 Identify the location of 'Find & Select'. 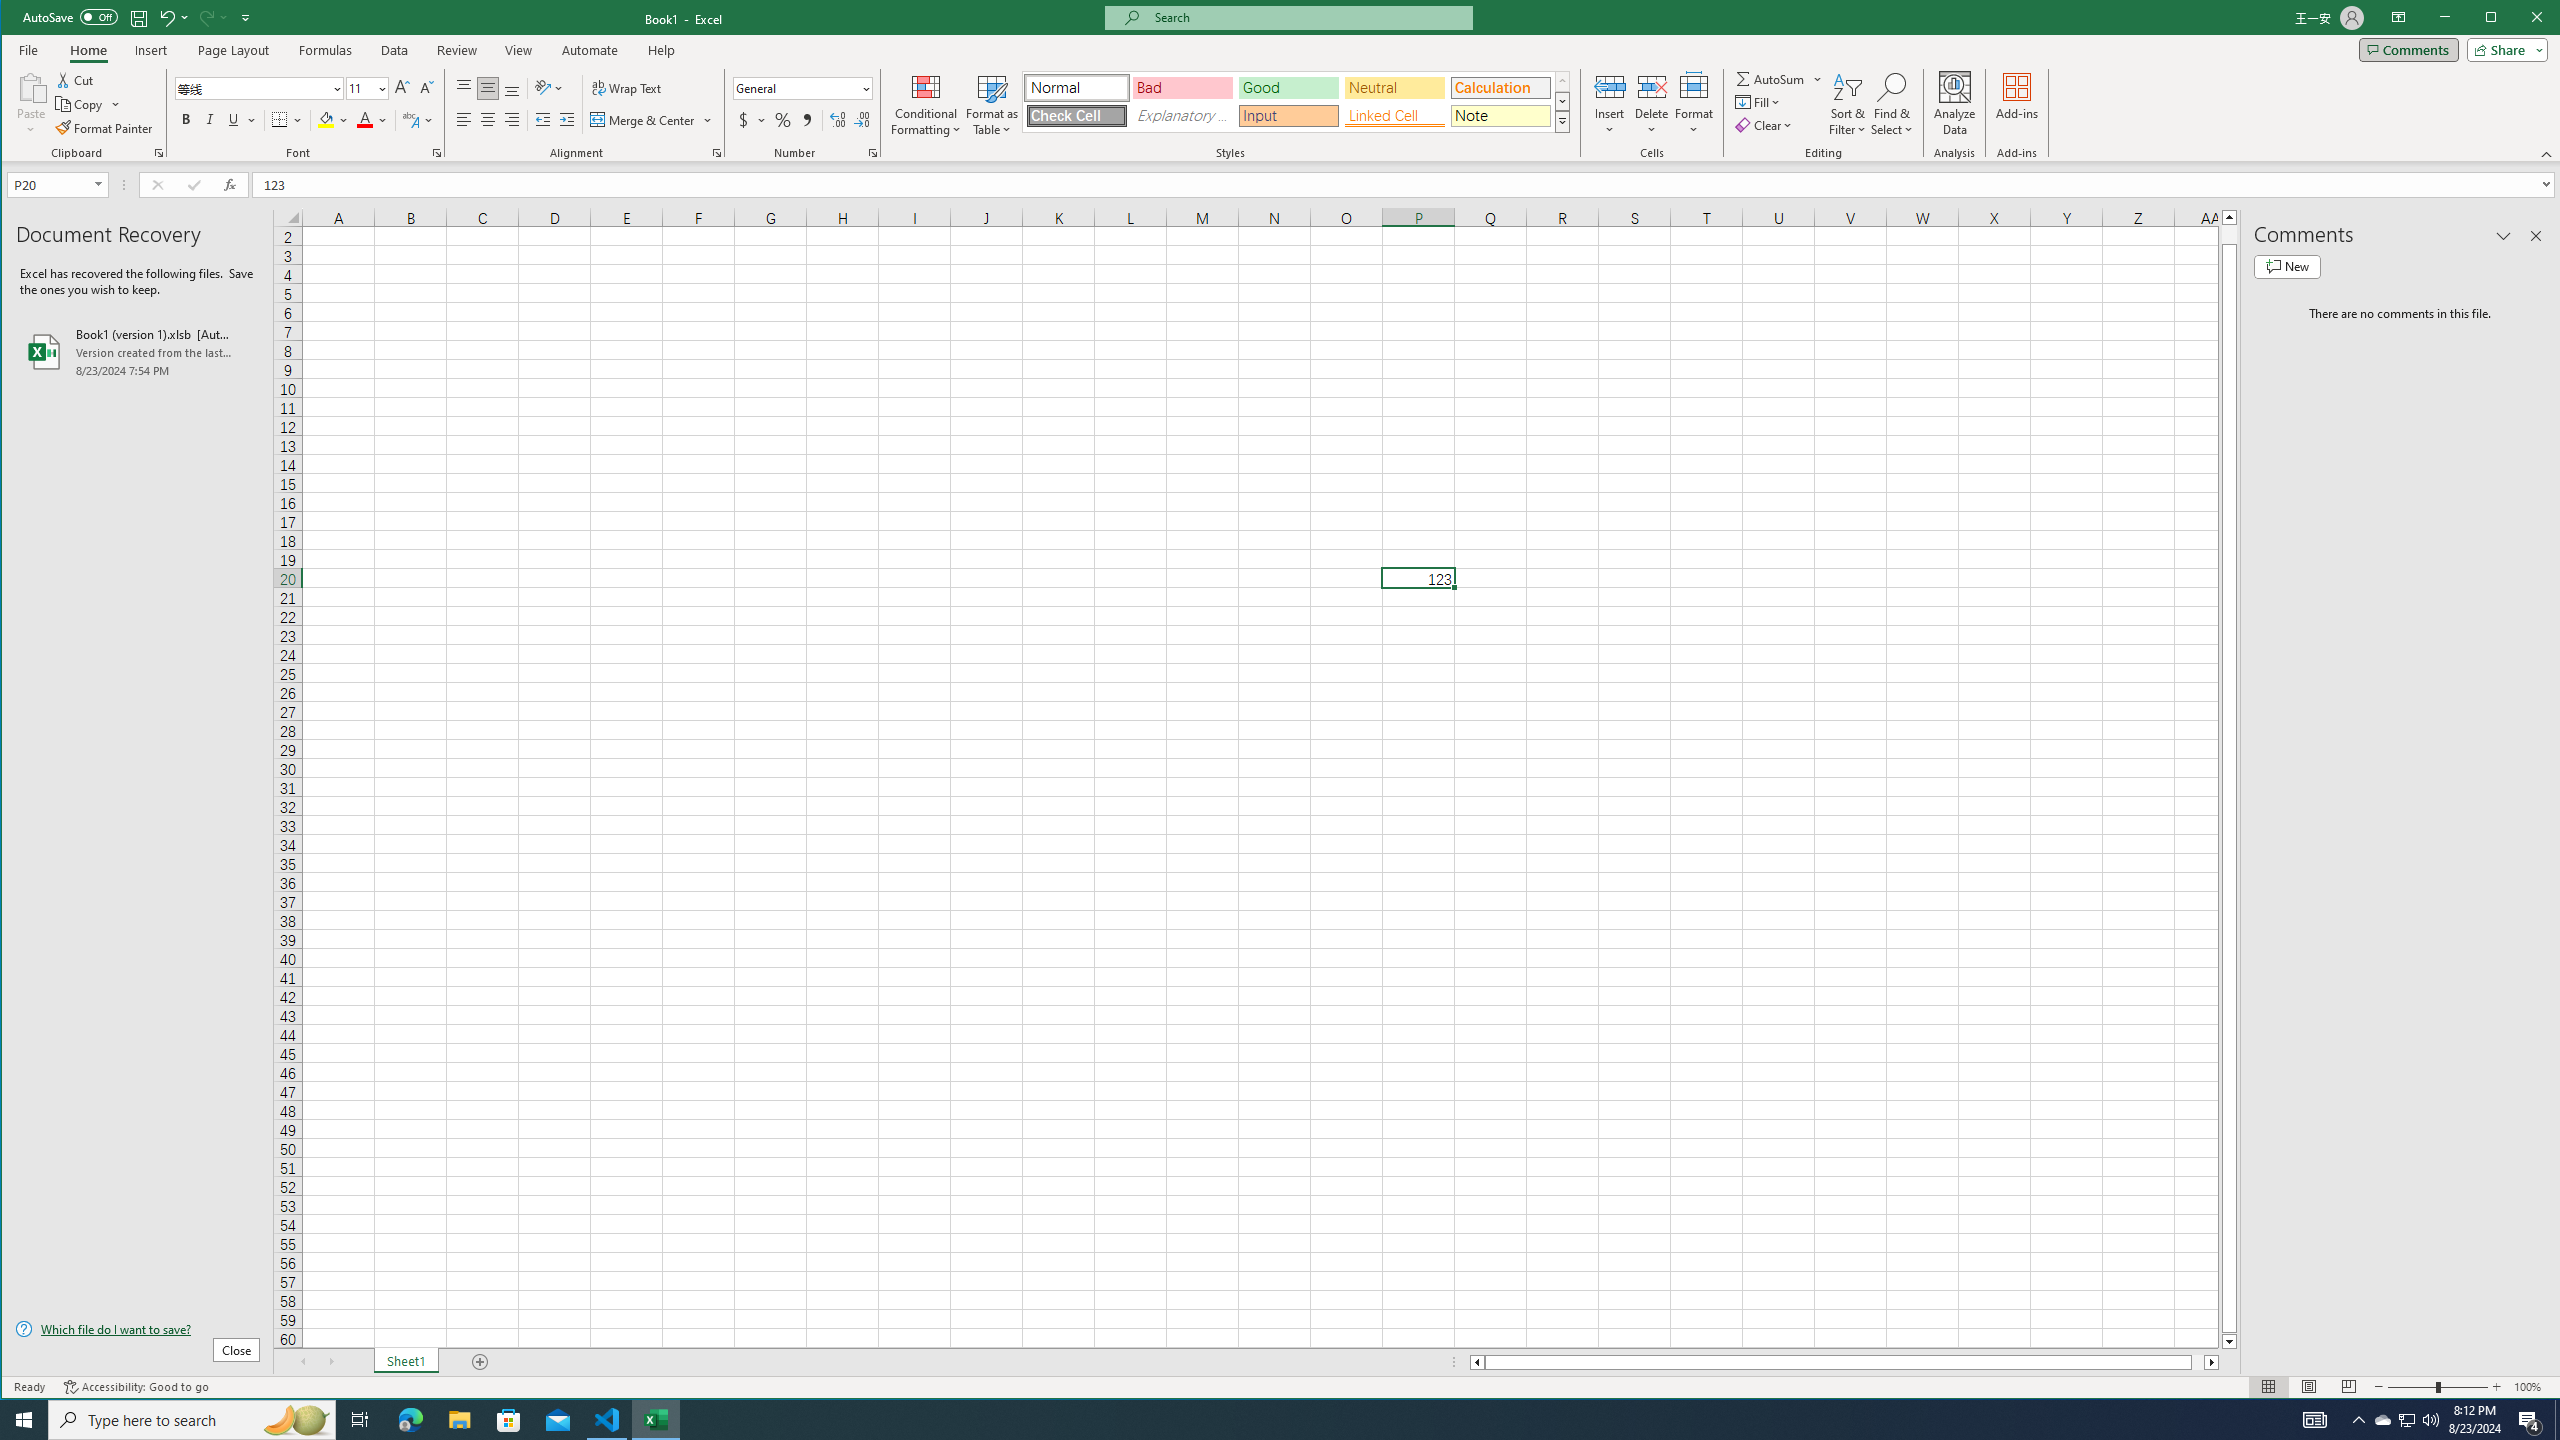
(1891, 103).